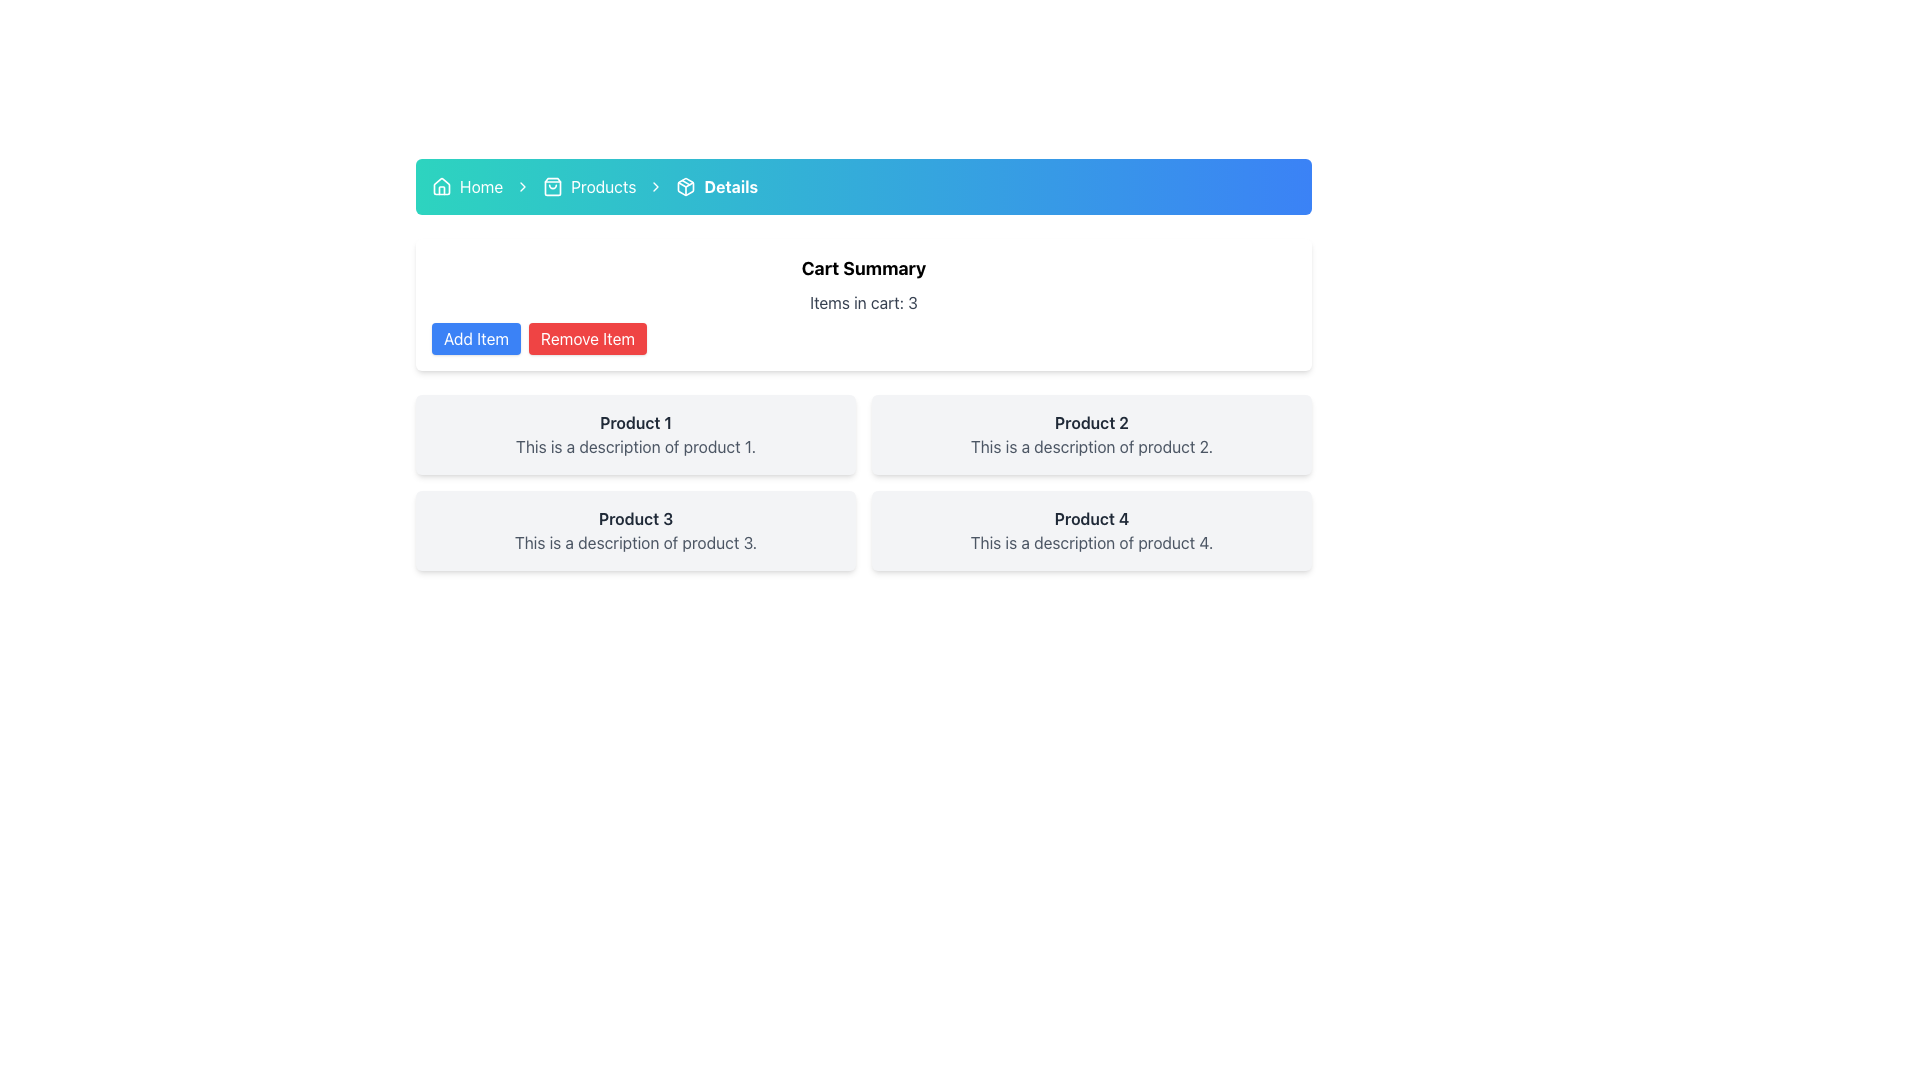  I want to click on the 'Details' icon in the breadcrumb navigation bar at the top center of the interface, which serves as a visual aid for navigation, so click(686, 186).